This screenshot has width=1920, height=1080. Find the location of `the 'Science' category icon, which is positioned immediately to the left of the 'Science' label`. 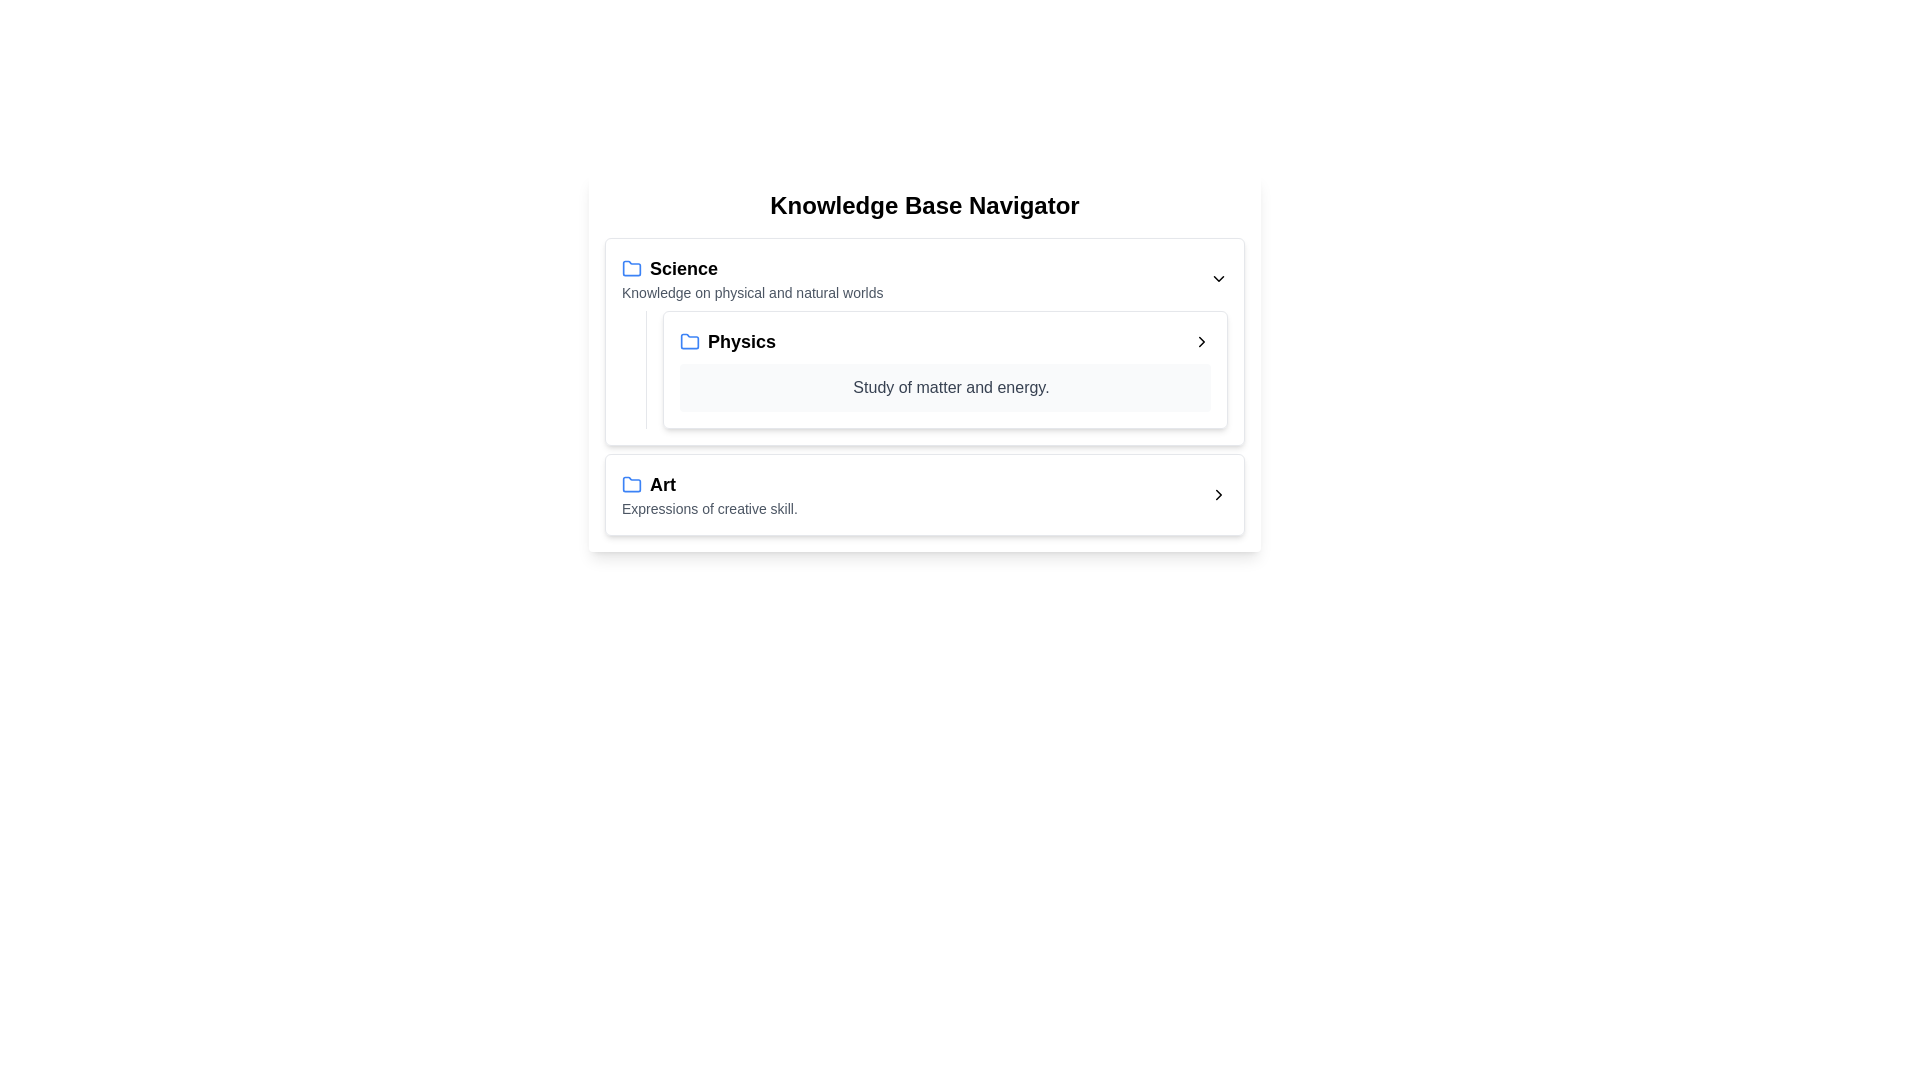

the 'Science' category icon, which is positioned immediately to the left of the 'Science' label is located at coordinates (631, 268).